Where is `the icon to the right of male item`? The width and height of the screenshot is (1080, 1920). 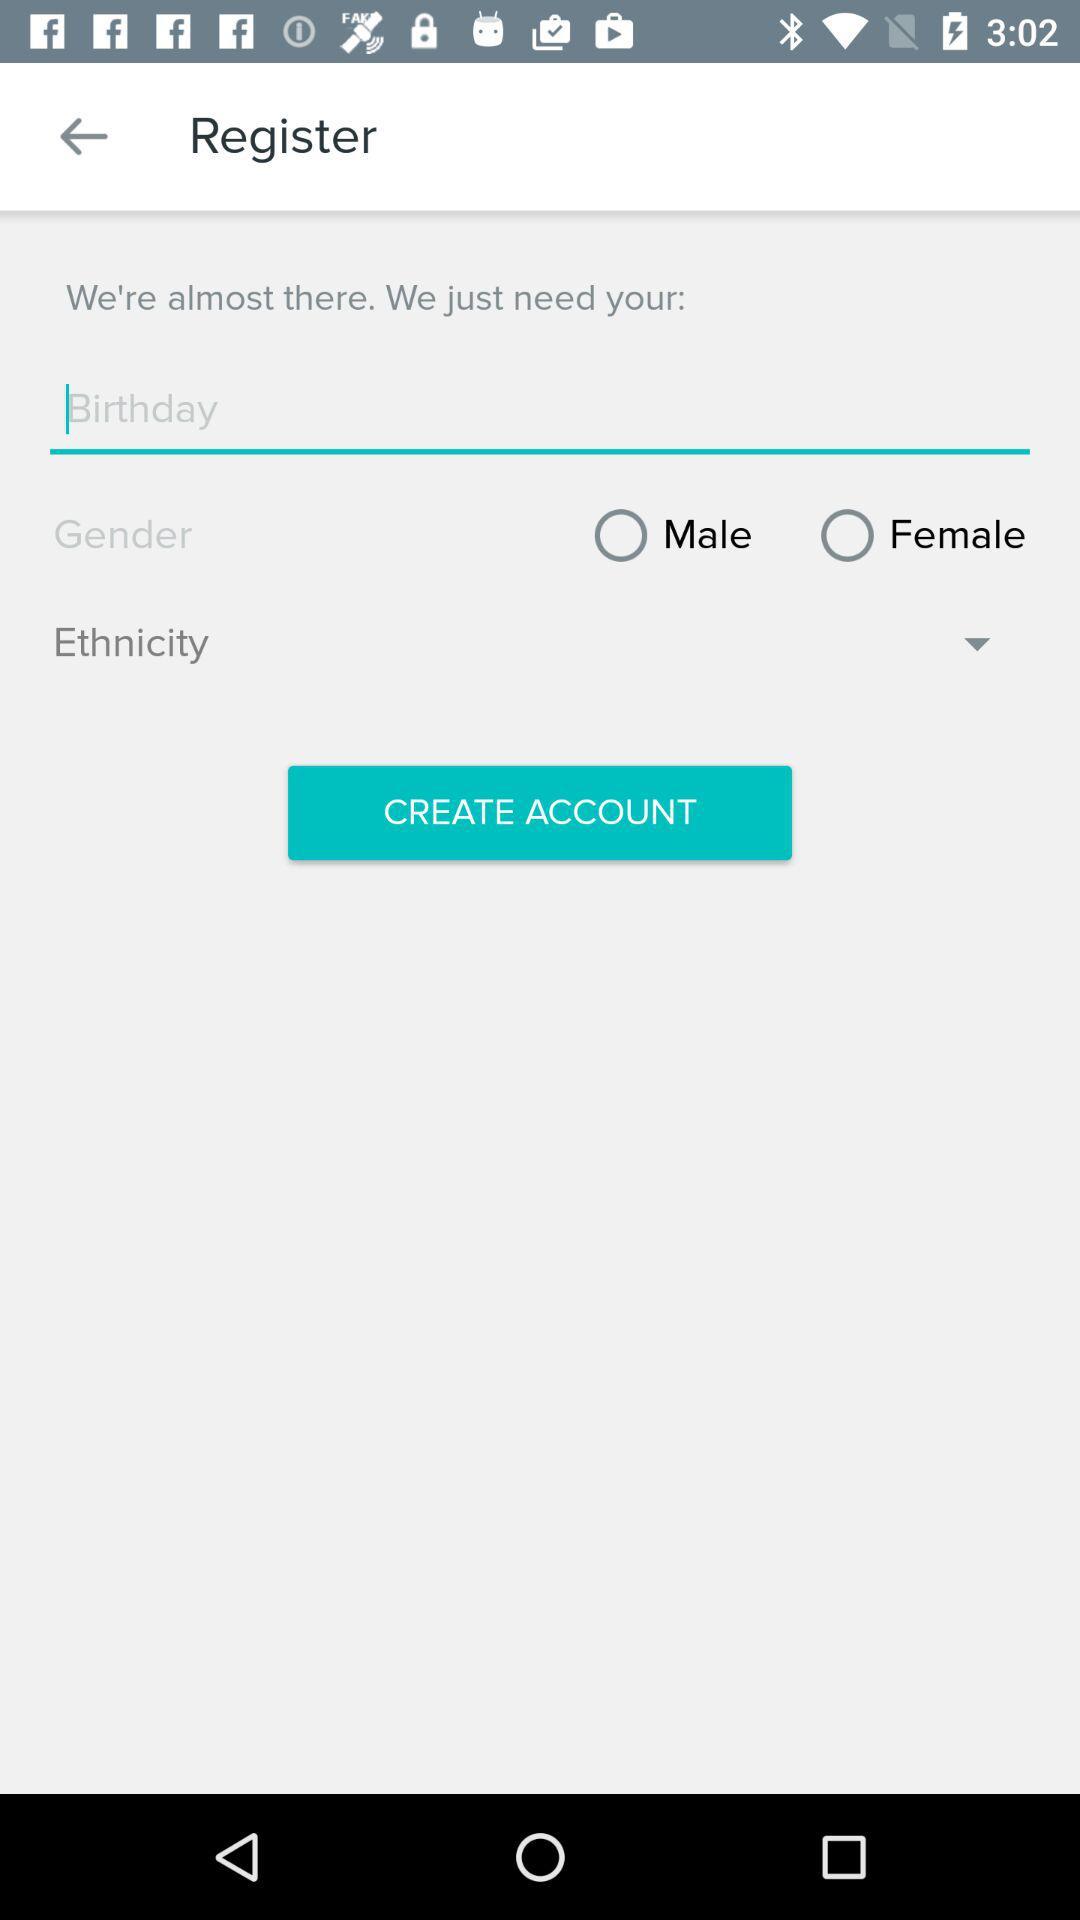
the icon to the right of male item is located at coordinates (916, 535).